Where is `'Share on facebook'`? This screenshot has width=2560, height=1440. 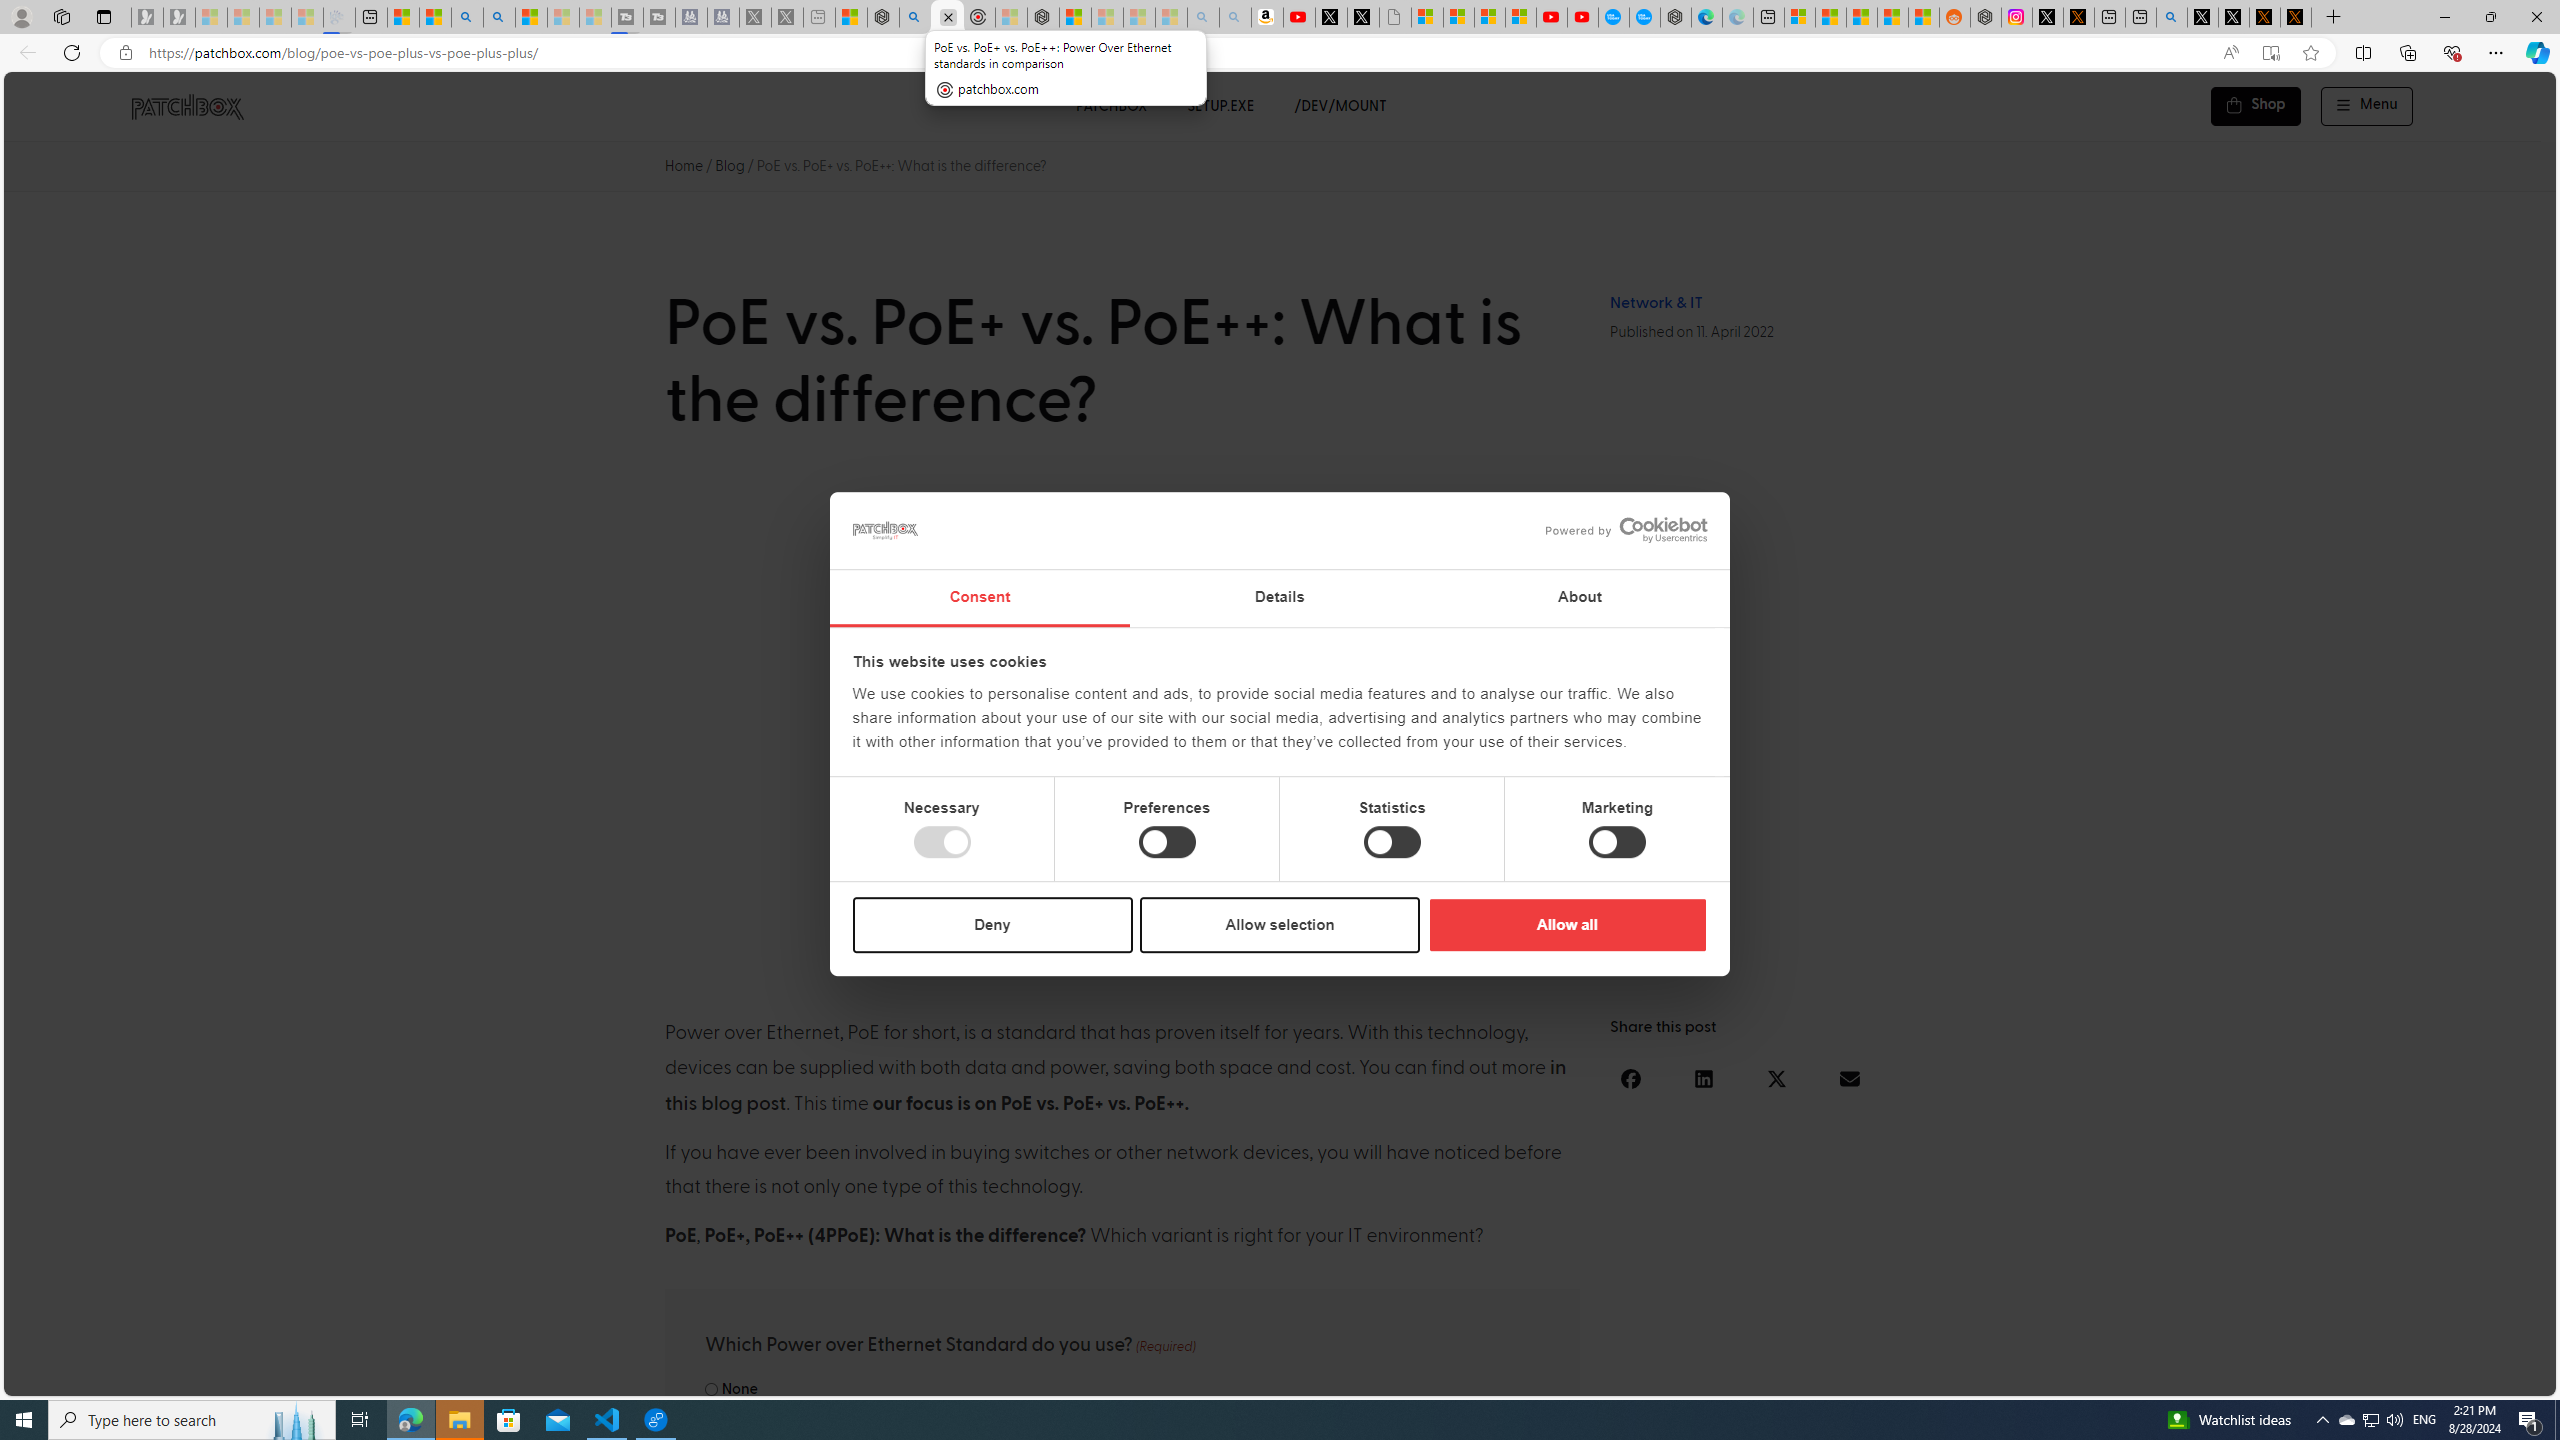 'Share on facebook' is located at coordinates (1631, 1079).